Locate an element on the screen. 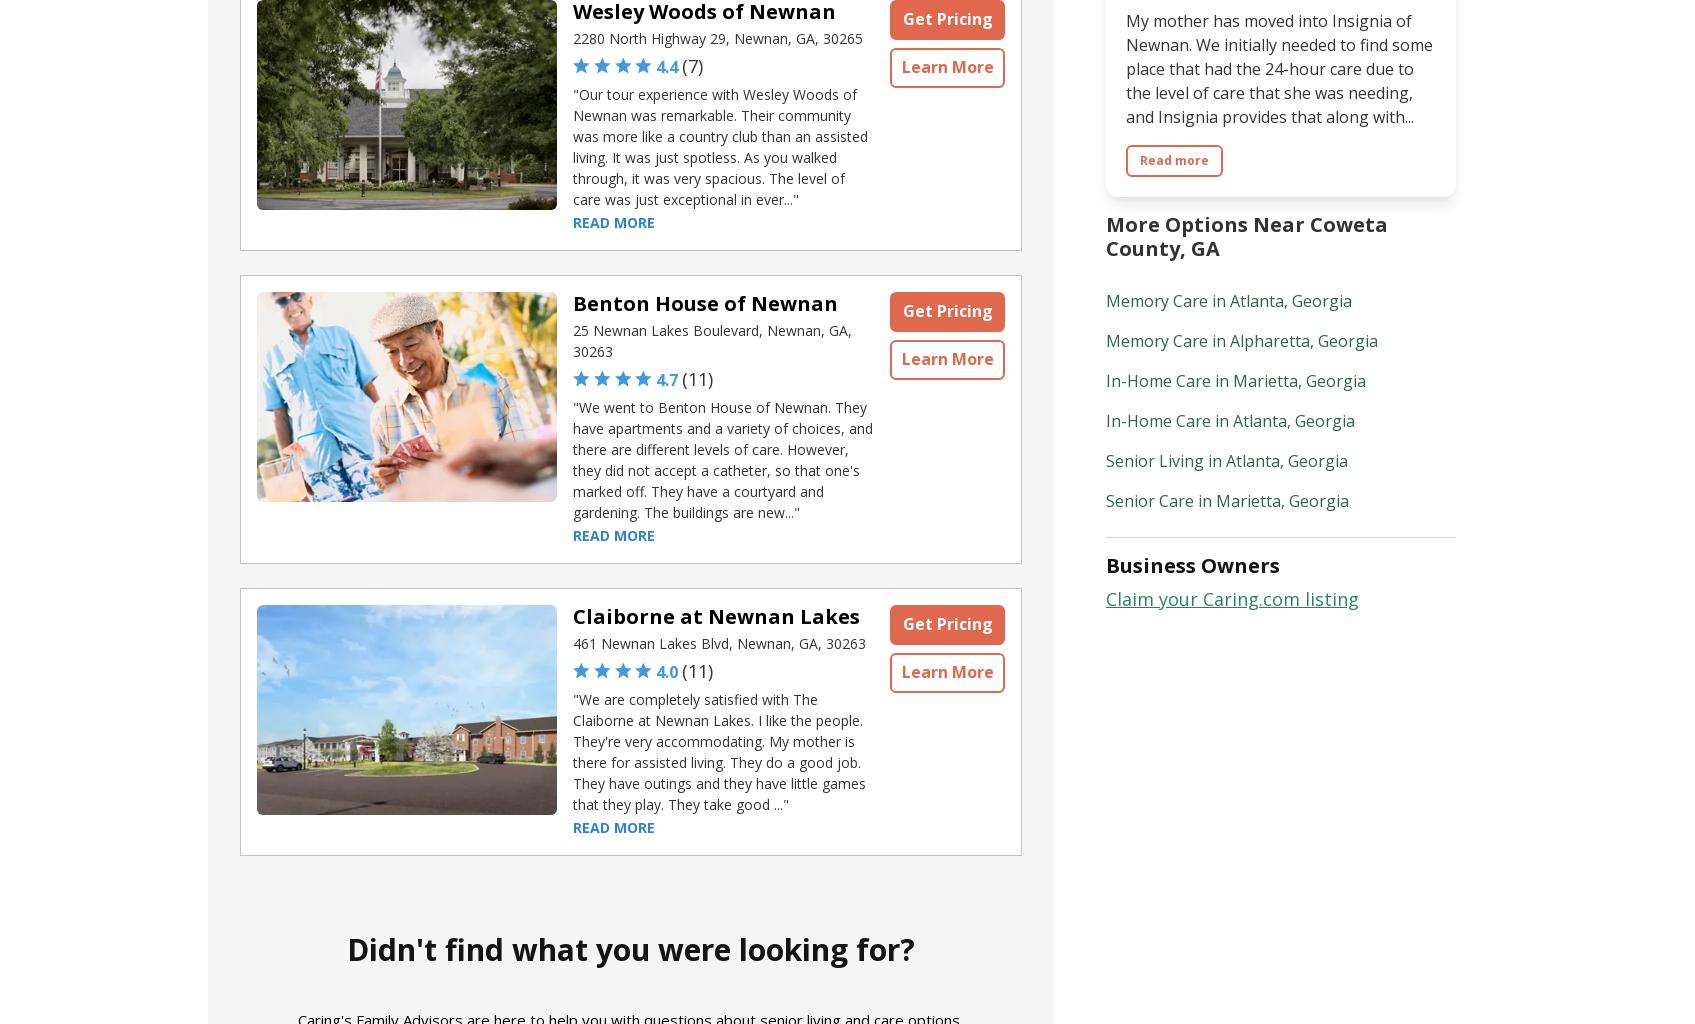  'Memory Care in Alpharetta, Georgia' is located at coordinates (1240, 338).